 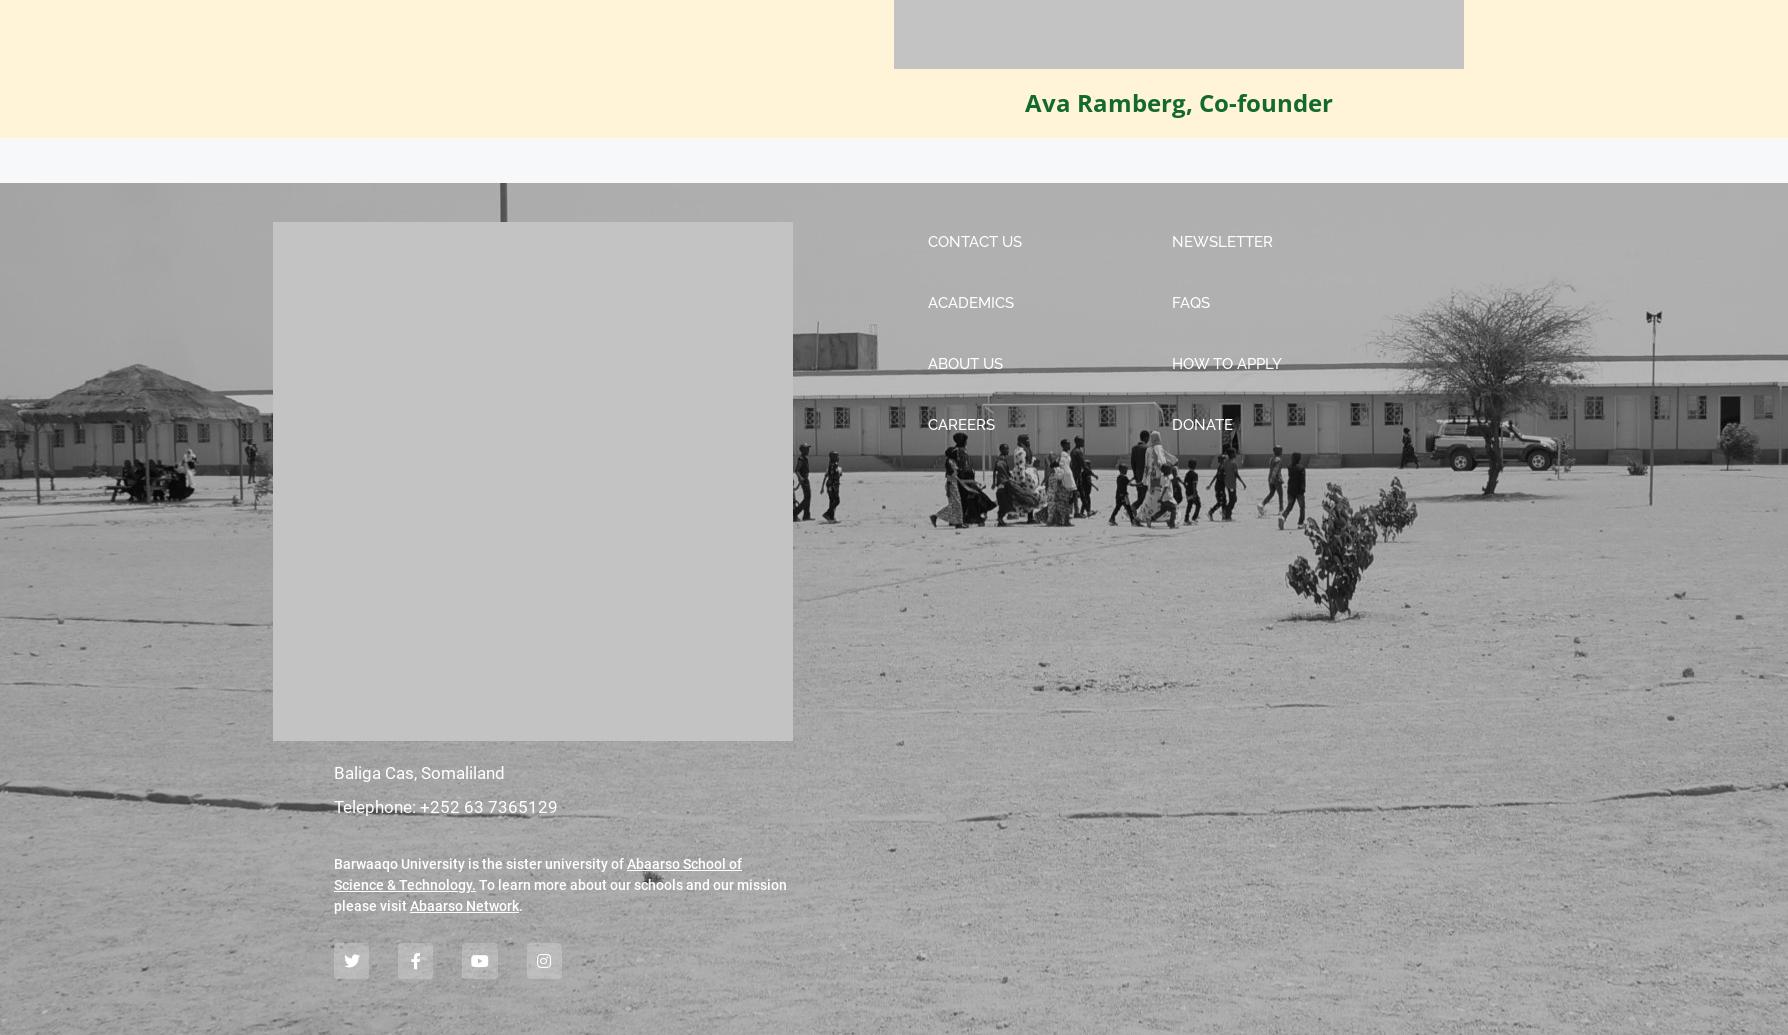 I want to click on 'Newsletter', so click(x=1221, y=241).